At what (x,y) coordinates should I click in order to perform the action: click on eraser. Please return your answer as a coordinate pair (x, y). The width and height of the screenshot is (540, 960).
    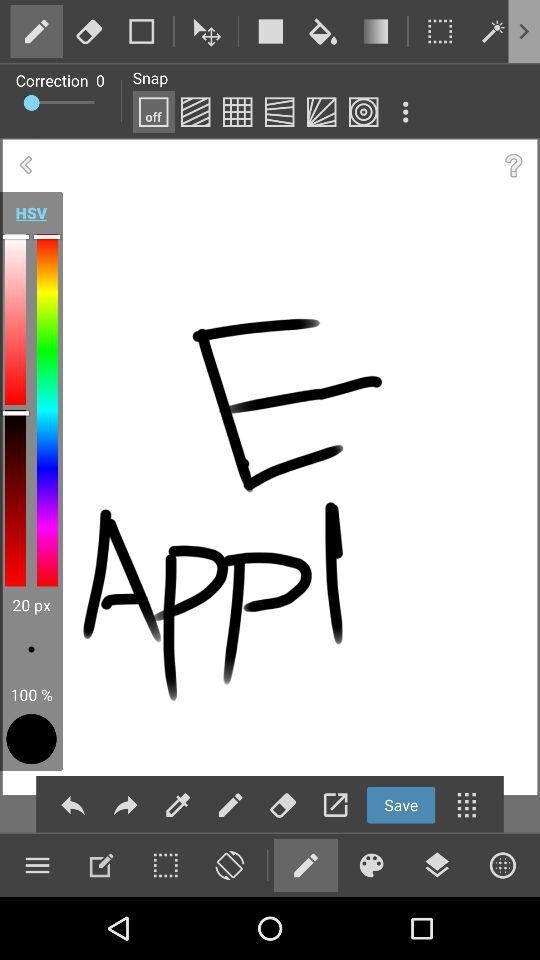
    Looking at the image, I should click on (88, 30).